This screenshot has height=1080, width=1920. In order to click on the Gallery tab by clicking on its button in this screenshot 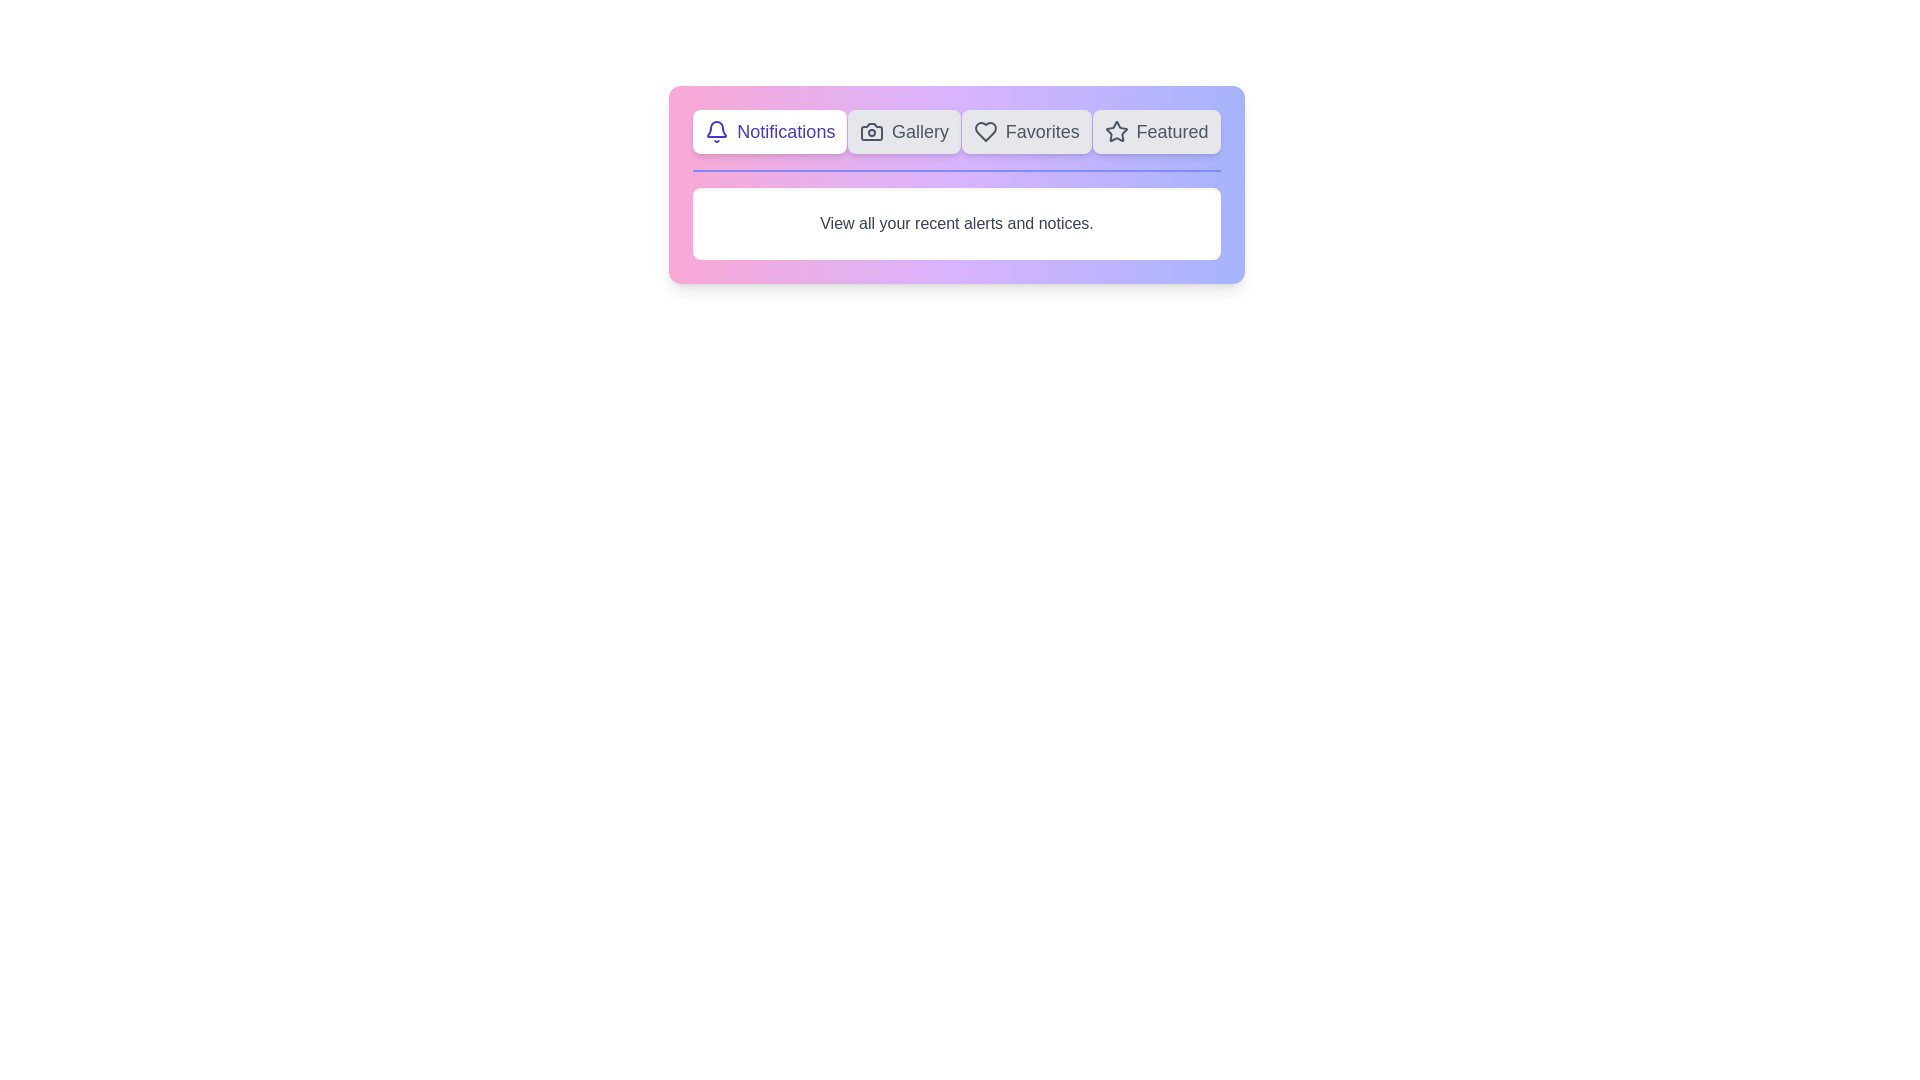, I will do `click(902, 131)`.